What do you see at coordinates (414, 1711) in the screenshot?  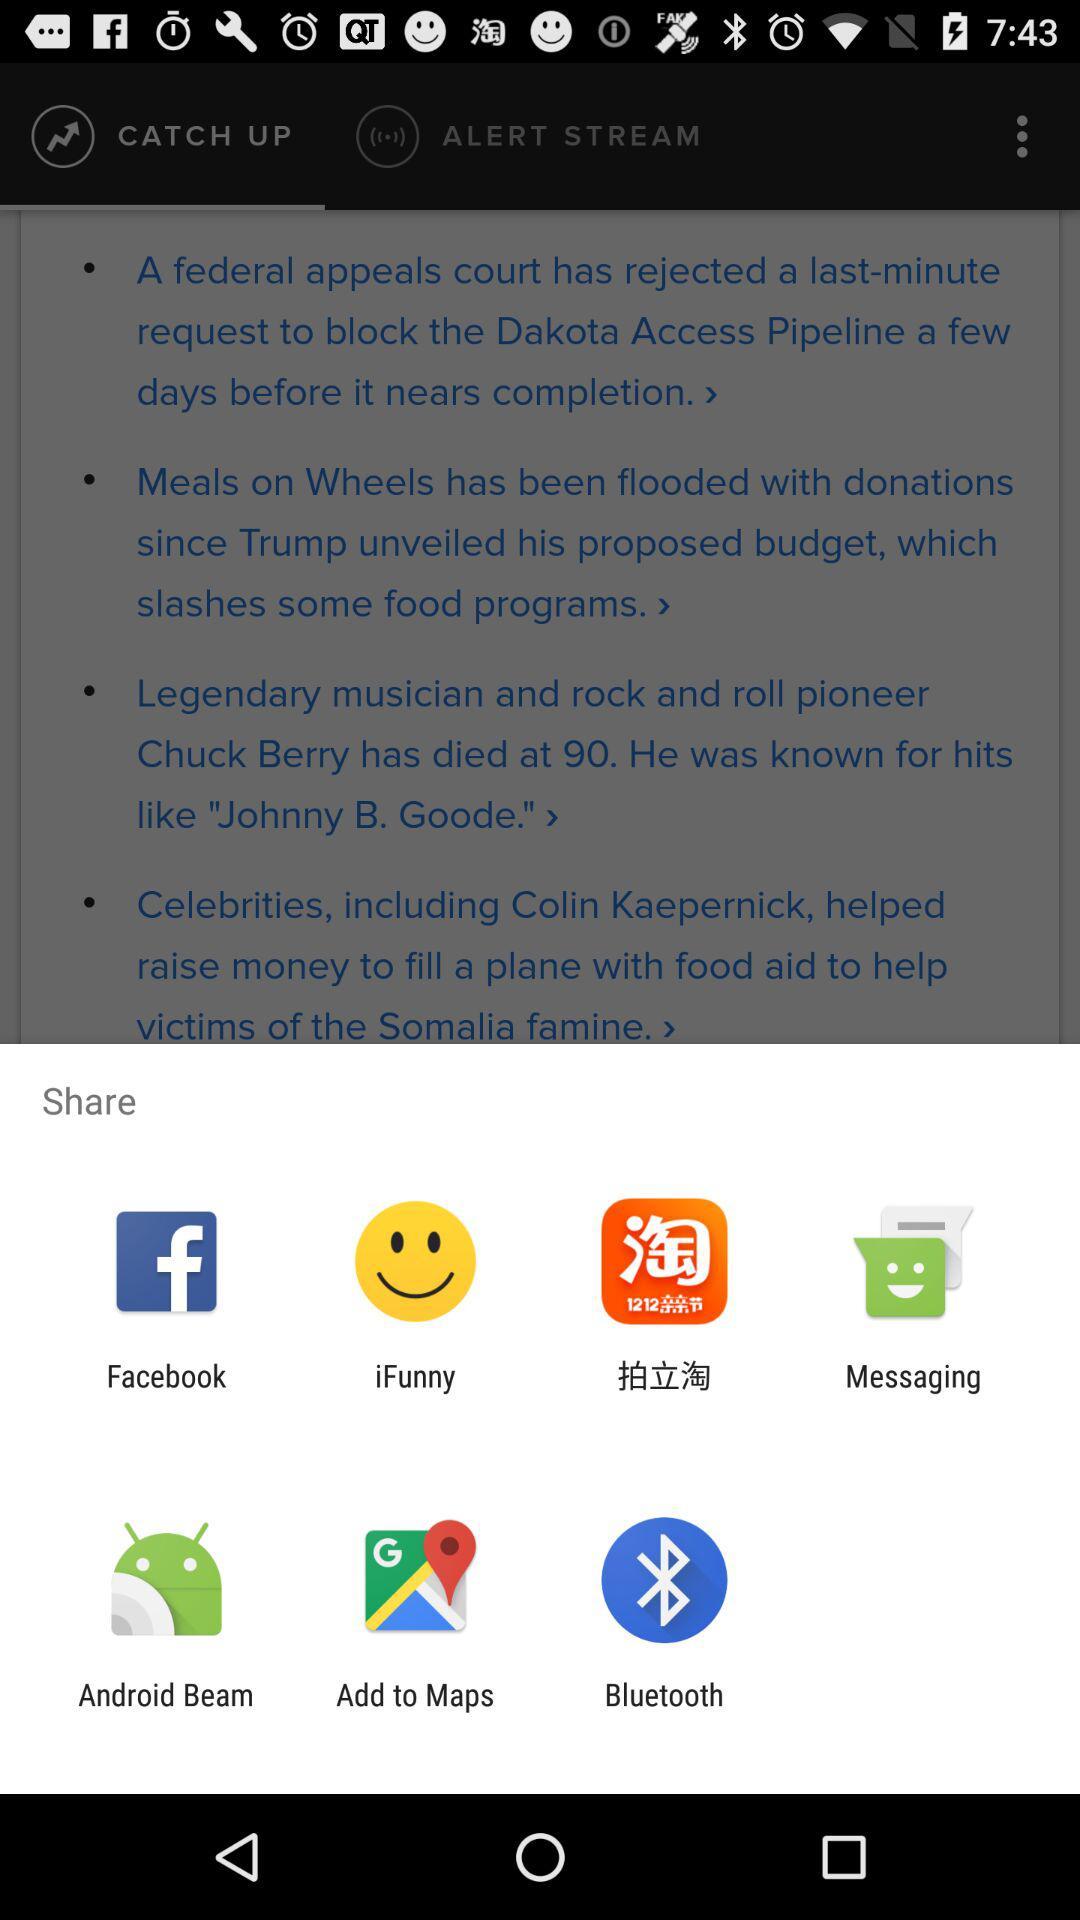 I see `the add to maps app` at bounding box center [414, 1711].